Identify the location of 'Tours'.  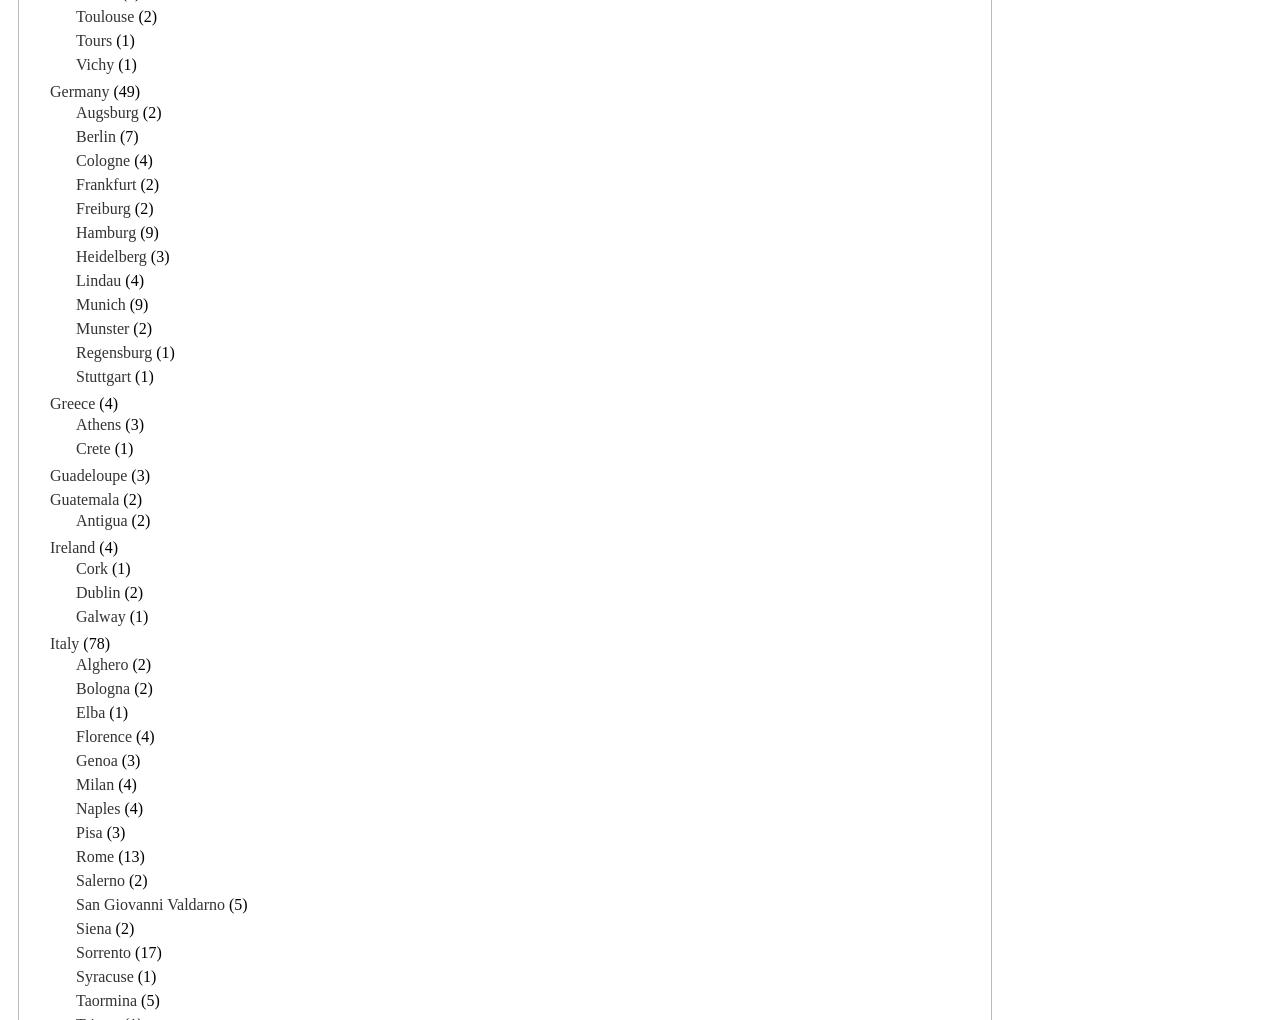
(94, 38).